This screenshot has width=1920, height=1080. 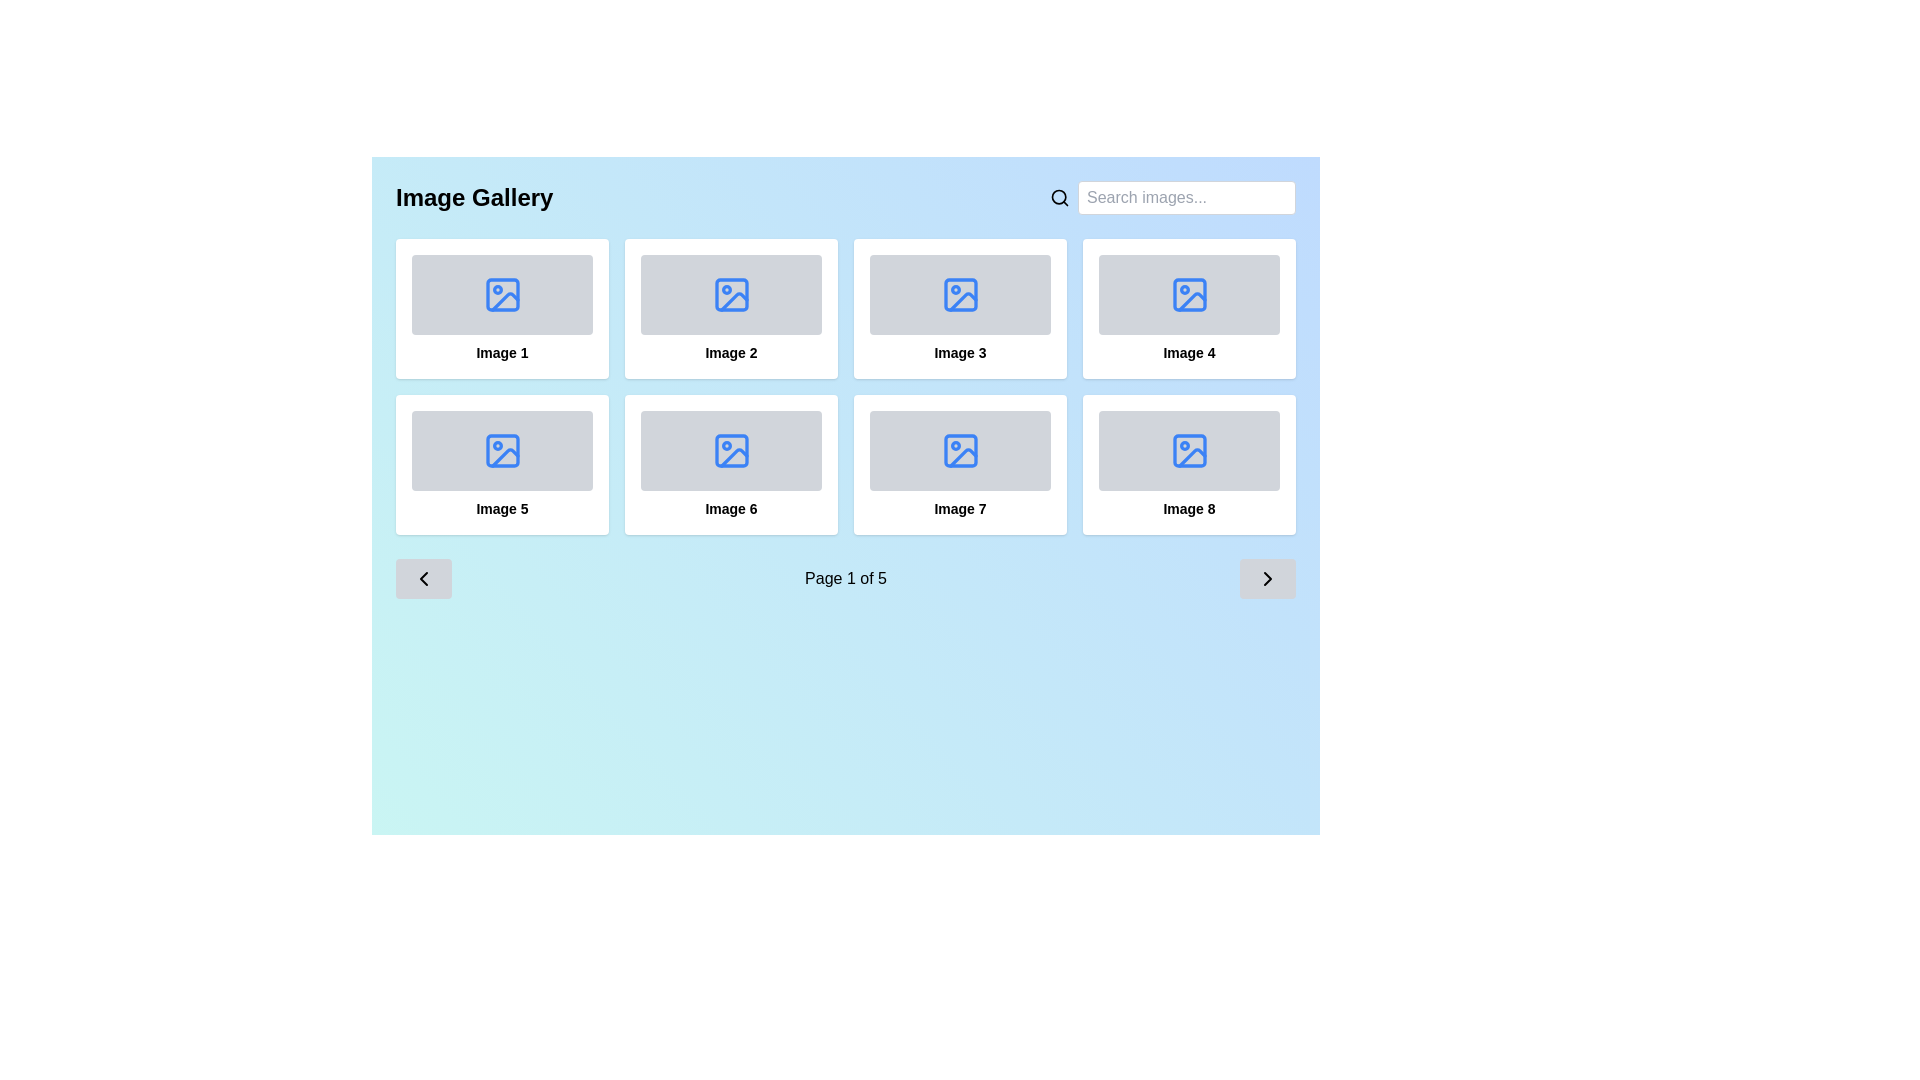 What do you see at coordinates (960, 294) in the screenshot?
I see `the image placeholder icon located in the third column of the first row of a 4x2 grid layout, which has a rounded background and centered alignment` at bounding box center [960, 294].